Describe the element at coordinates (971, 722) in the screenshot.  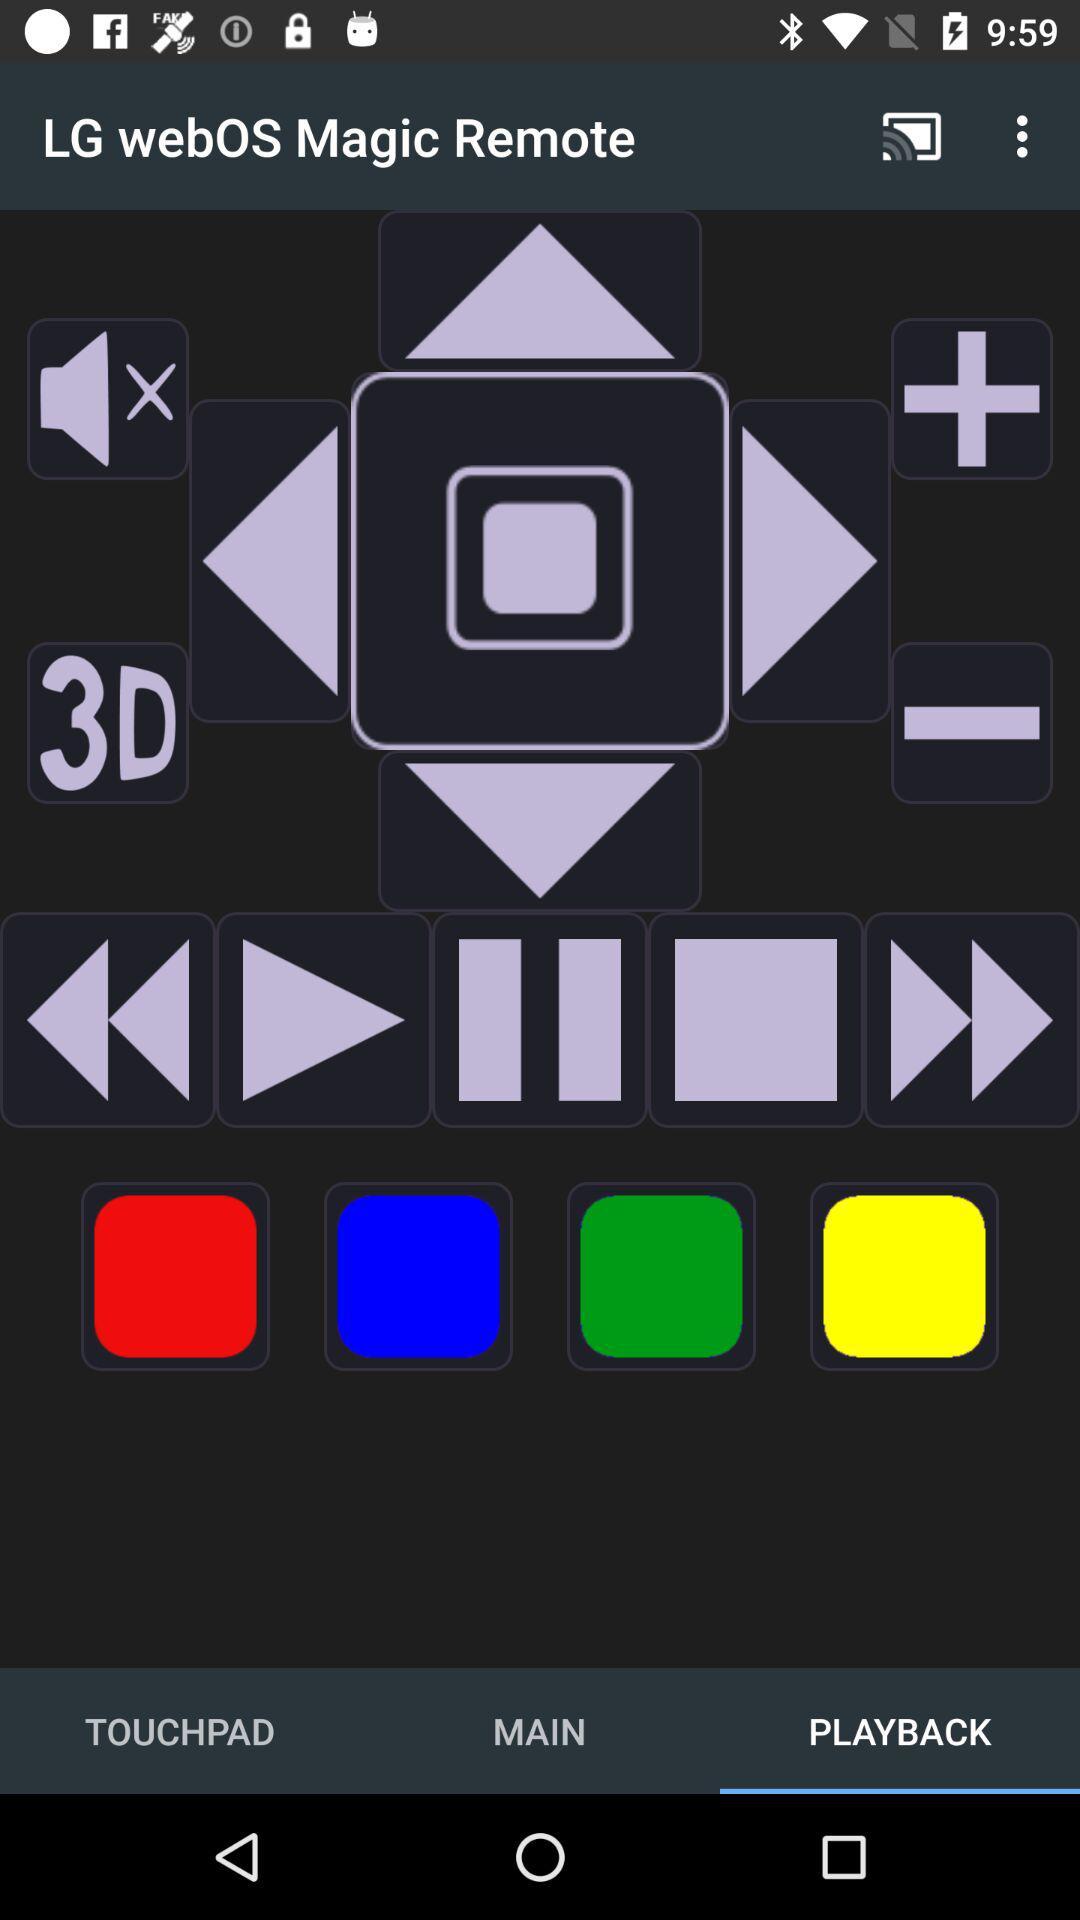
I see `subtract` at that location.